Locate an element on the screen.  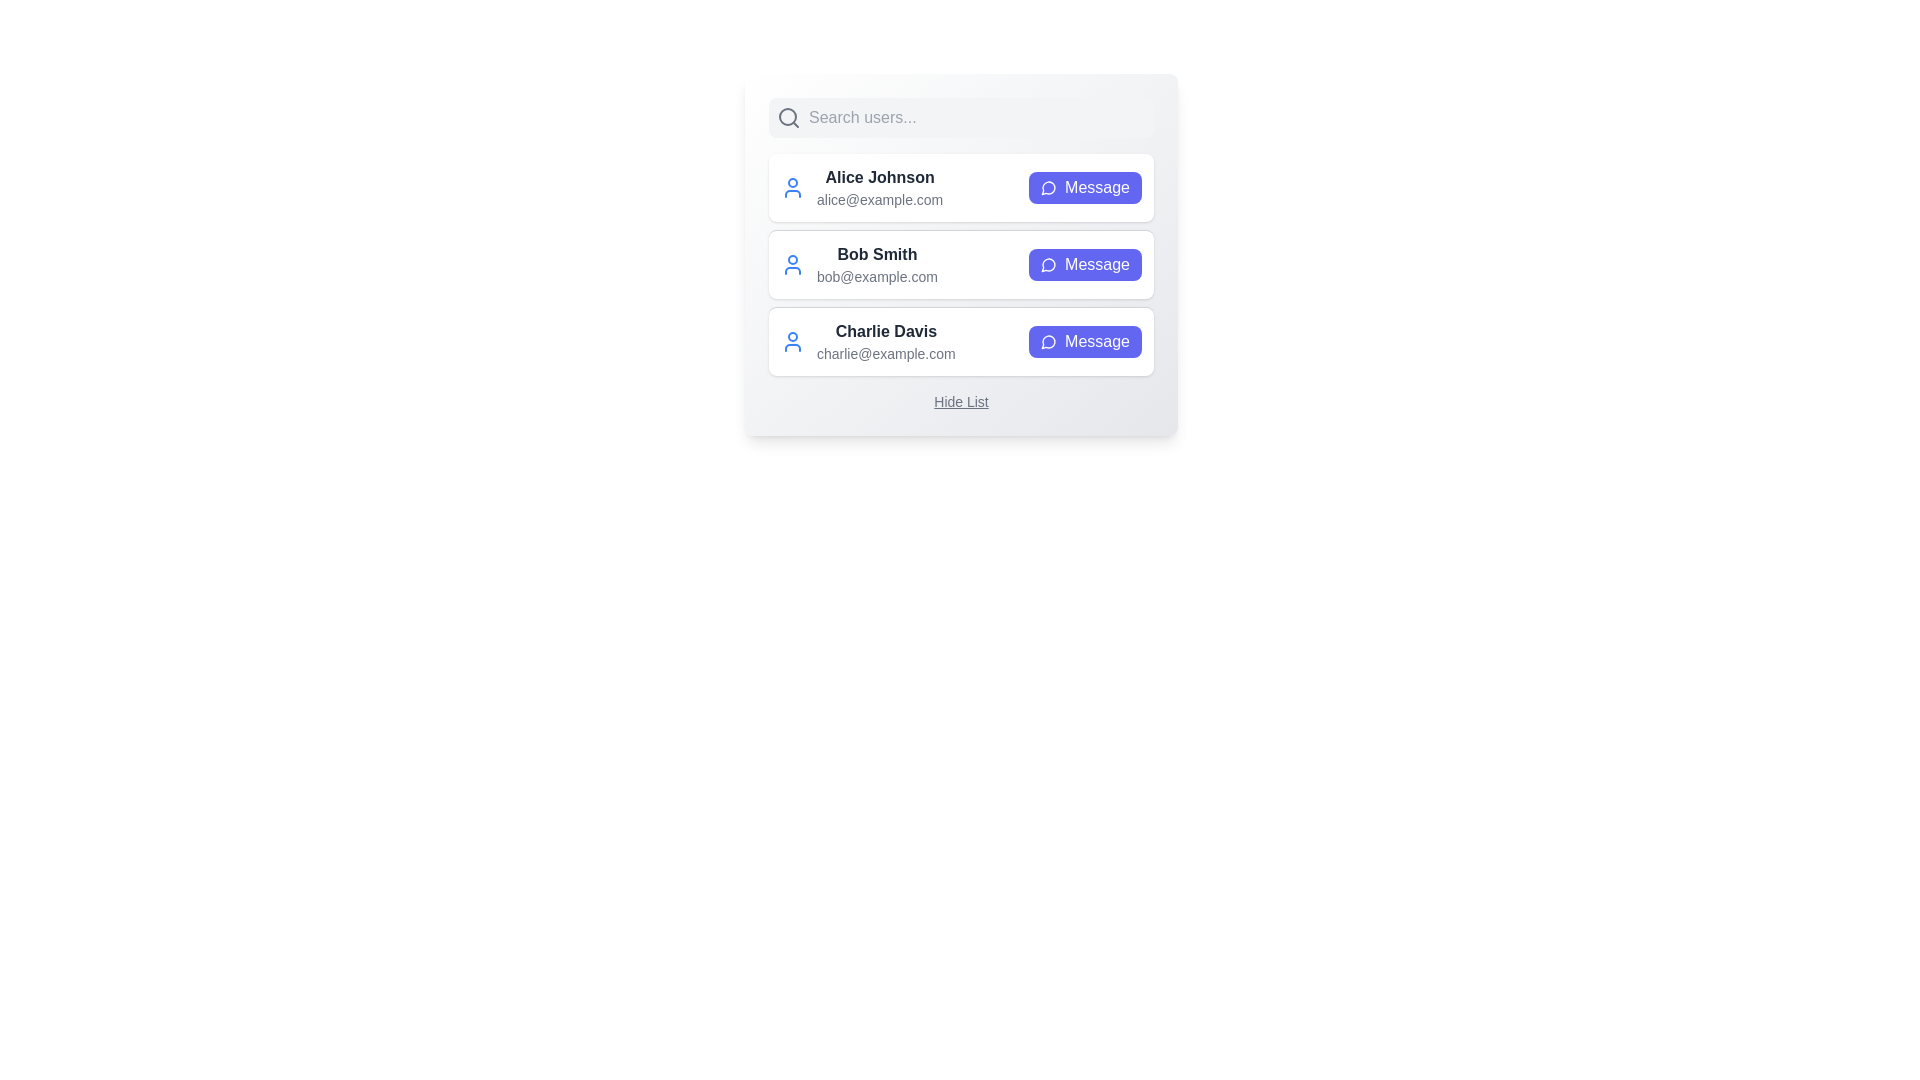
the 'Hide List' button to toggle the visibility of the user list is located at coordinates (961, 401).